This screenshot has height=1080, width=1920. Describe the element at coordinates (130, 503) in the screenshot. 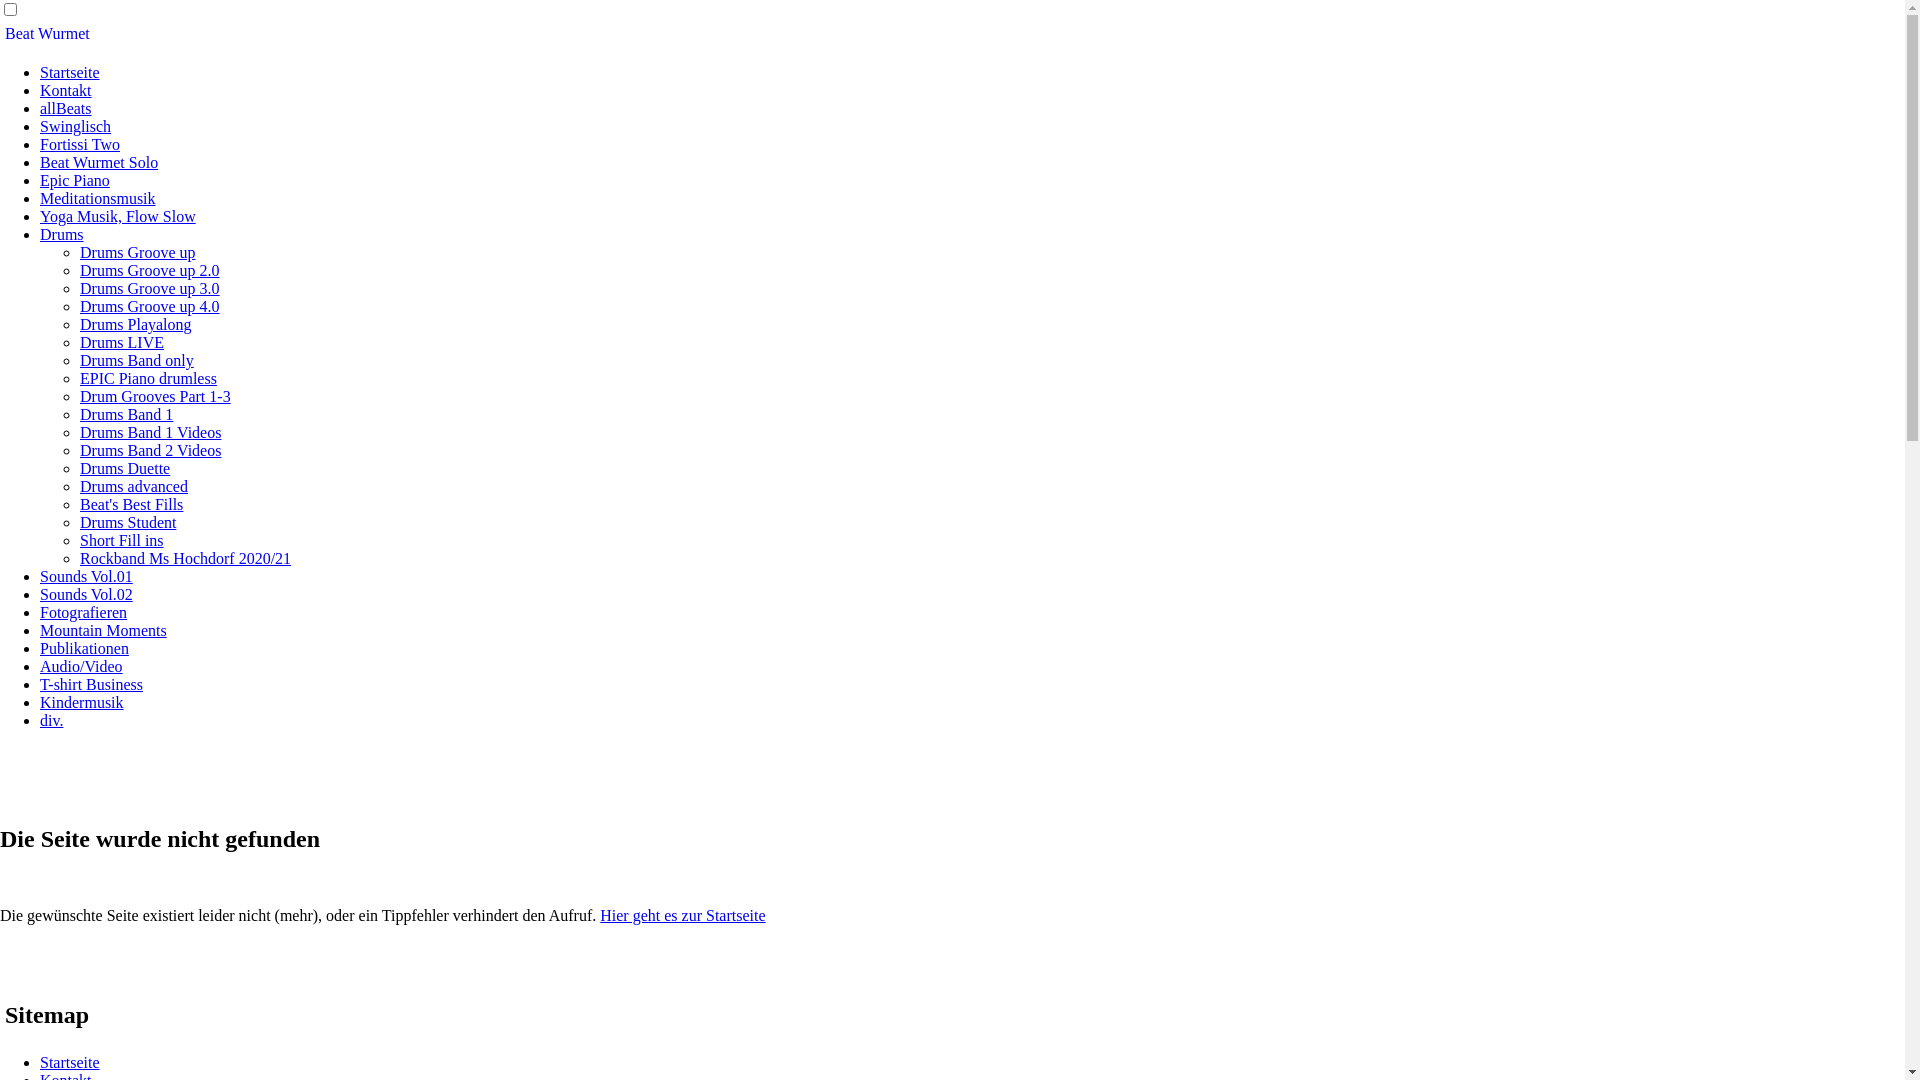

I see `'Beat's Best Fills'` at that location.